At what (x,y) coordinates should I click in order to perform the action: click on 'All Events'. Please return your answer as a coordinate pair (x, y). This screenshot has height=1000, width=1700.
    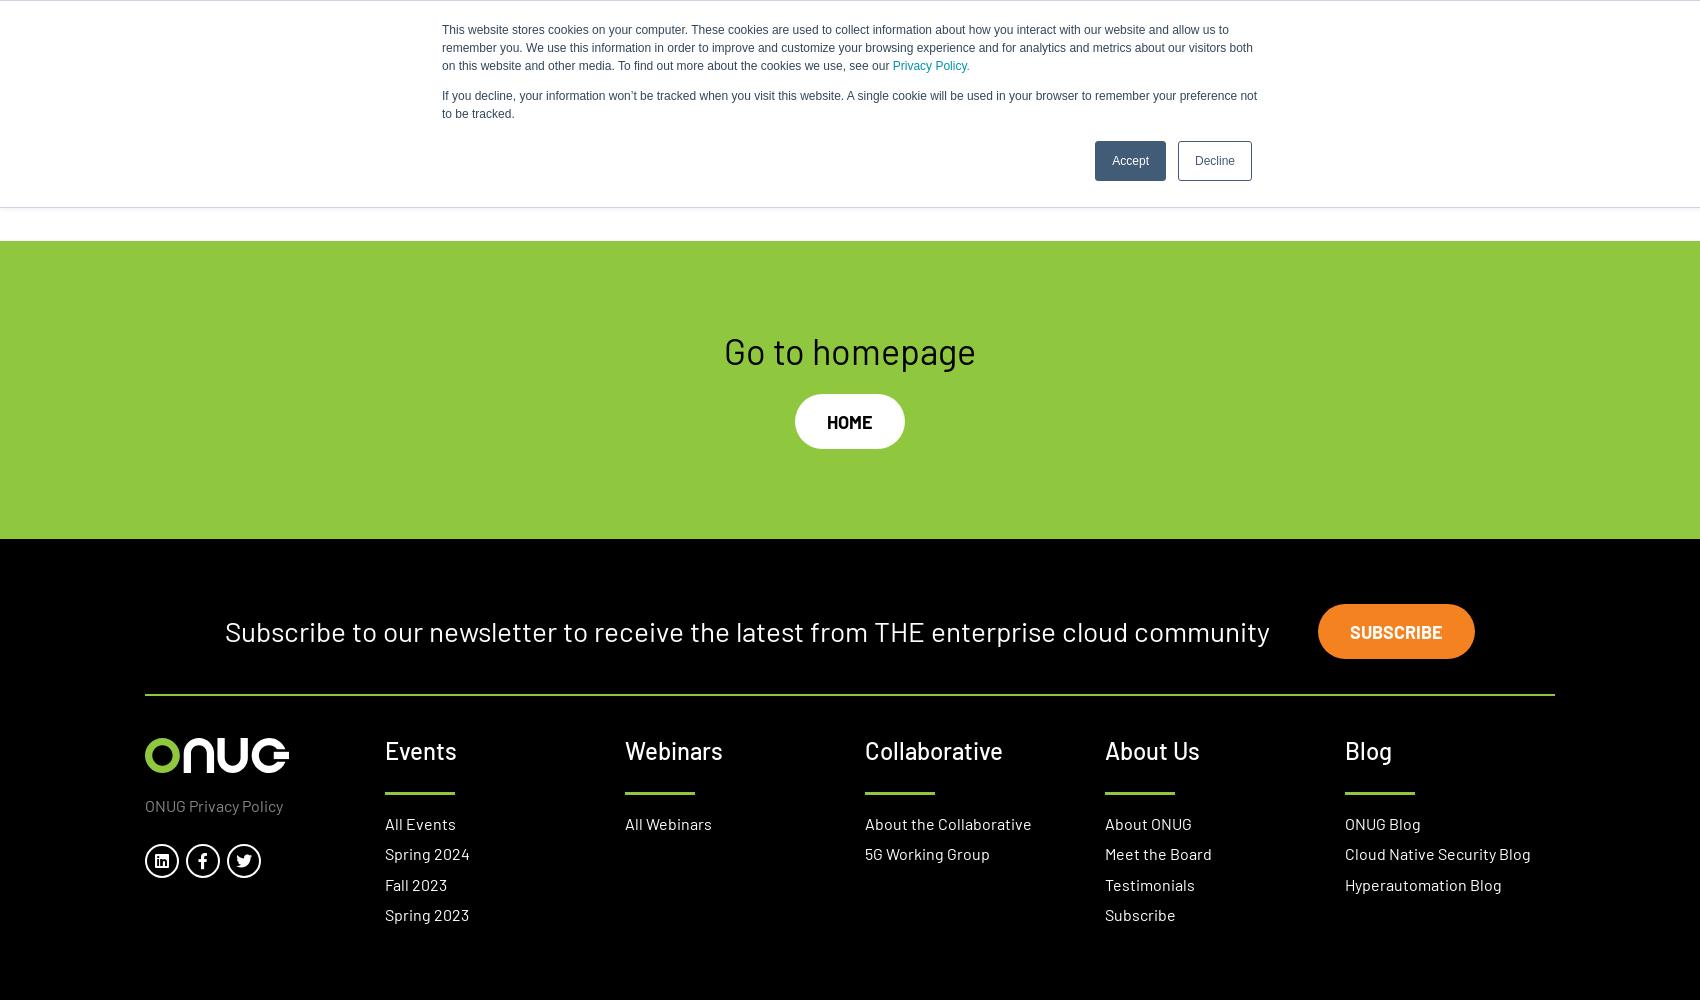
    Looking at the image, I should click on (419, 821).